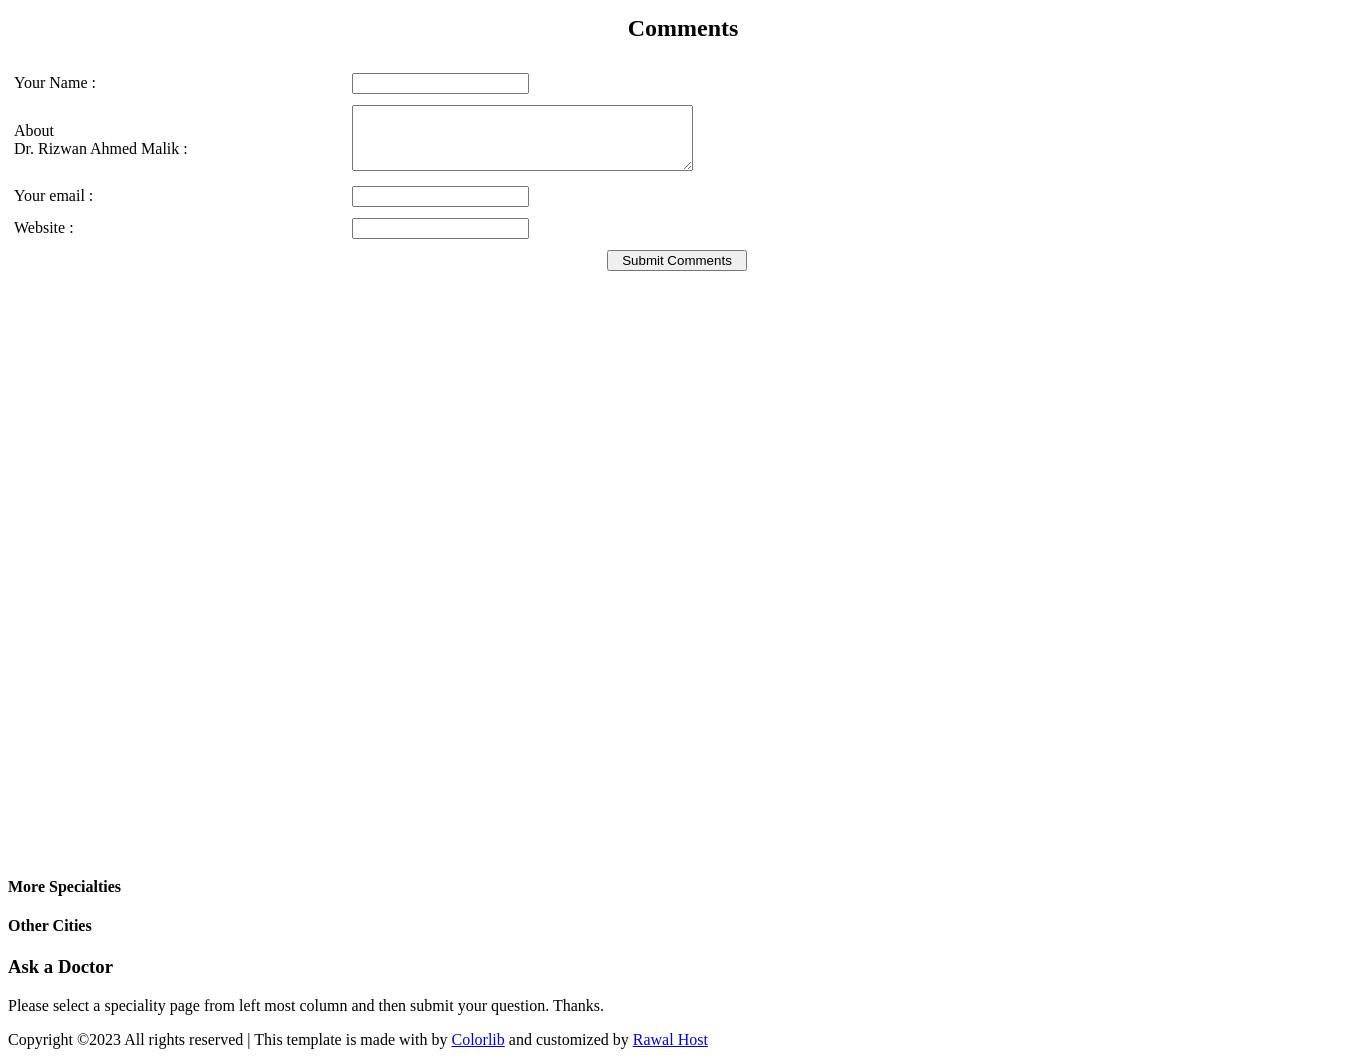 The image size is (1366, 1063). What do you see at coordinates (668, 1038) in the screenshot?
I see `'Rawal Host'` at bounding box center [668, 1038].